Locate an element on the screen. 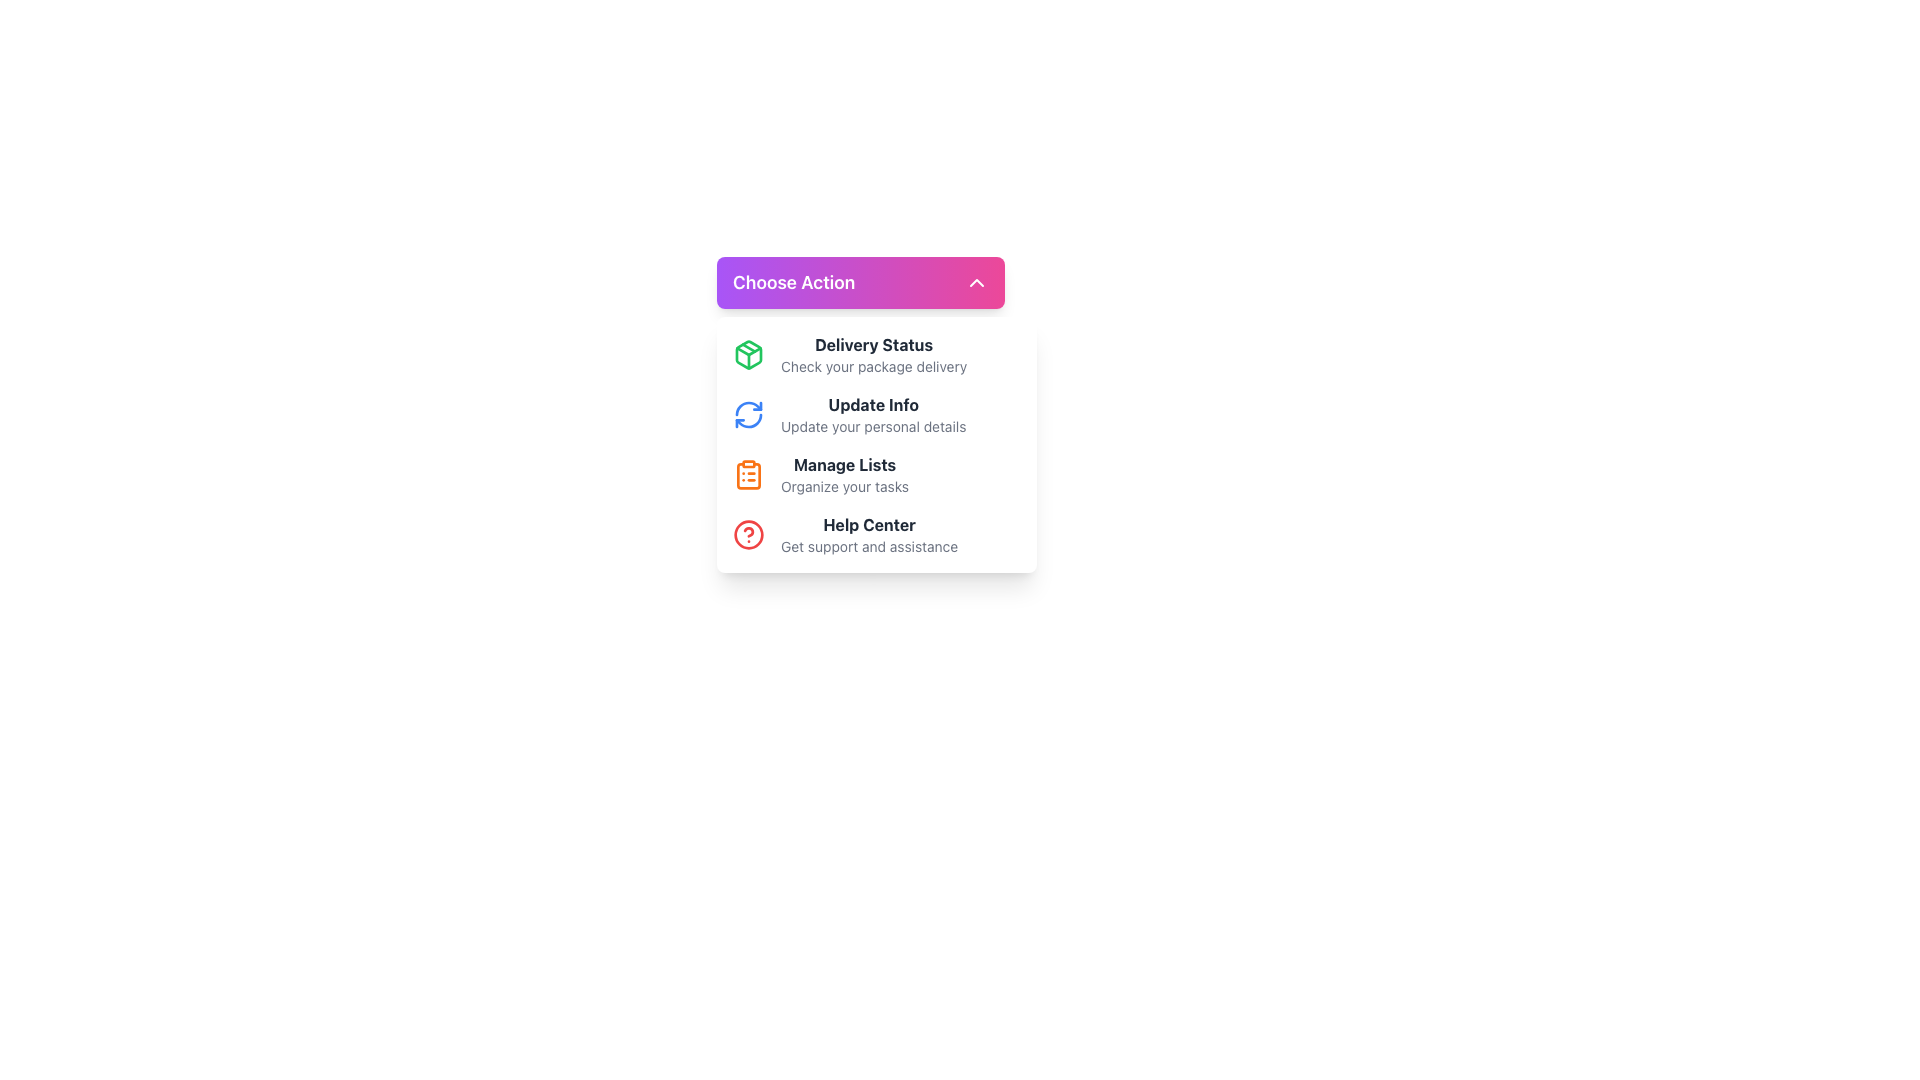 The width and height of the screenshot is (1920, 1080). the Static Text Label that states 'Organize your tasks', which is styled in a smaller font size and light gray color, located directly below the 'Manage Lists' title is located at coordinates (844, 486).